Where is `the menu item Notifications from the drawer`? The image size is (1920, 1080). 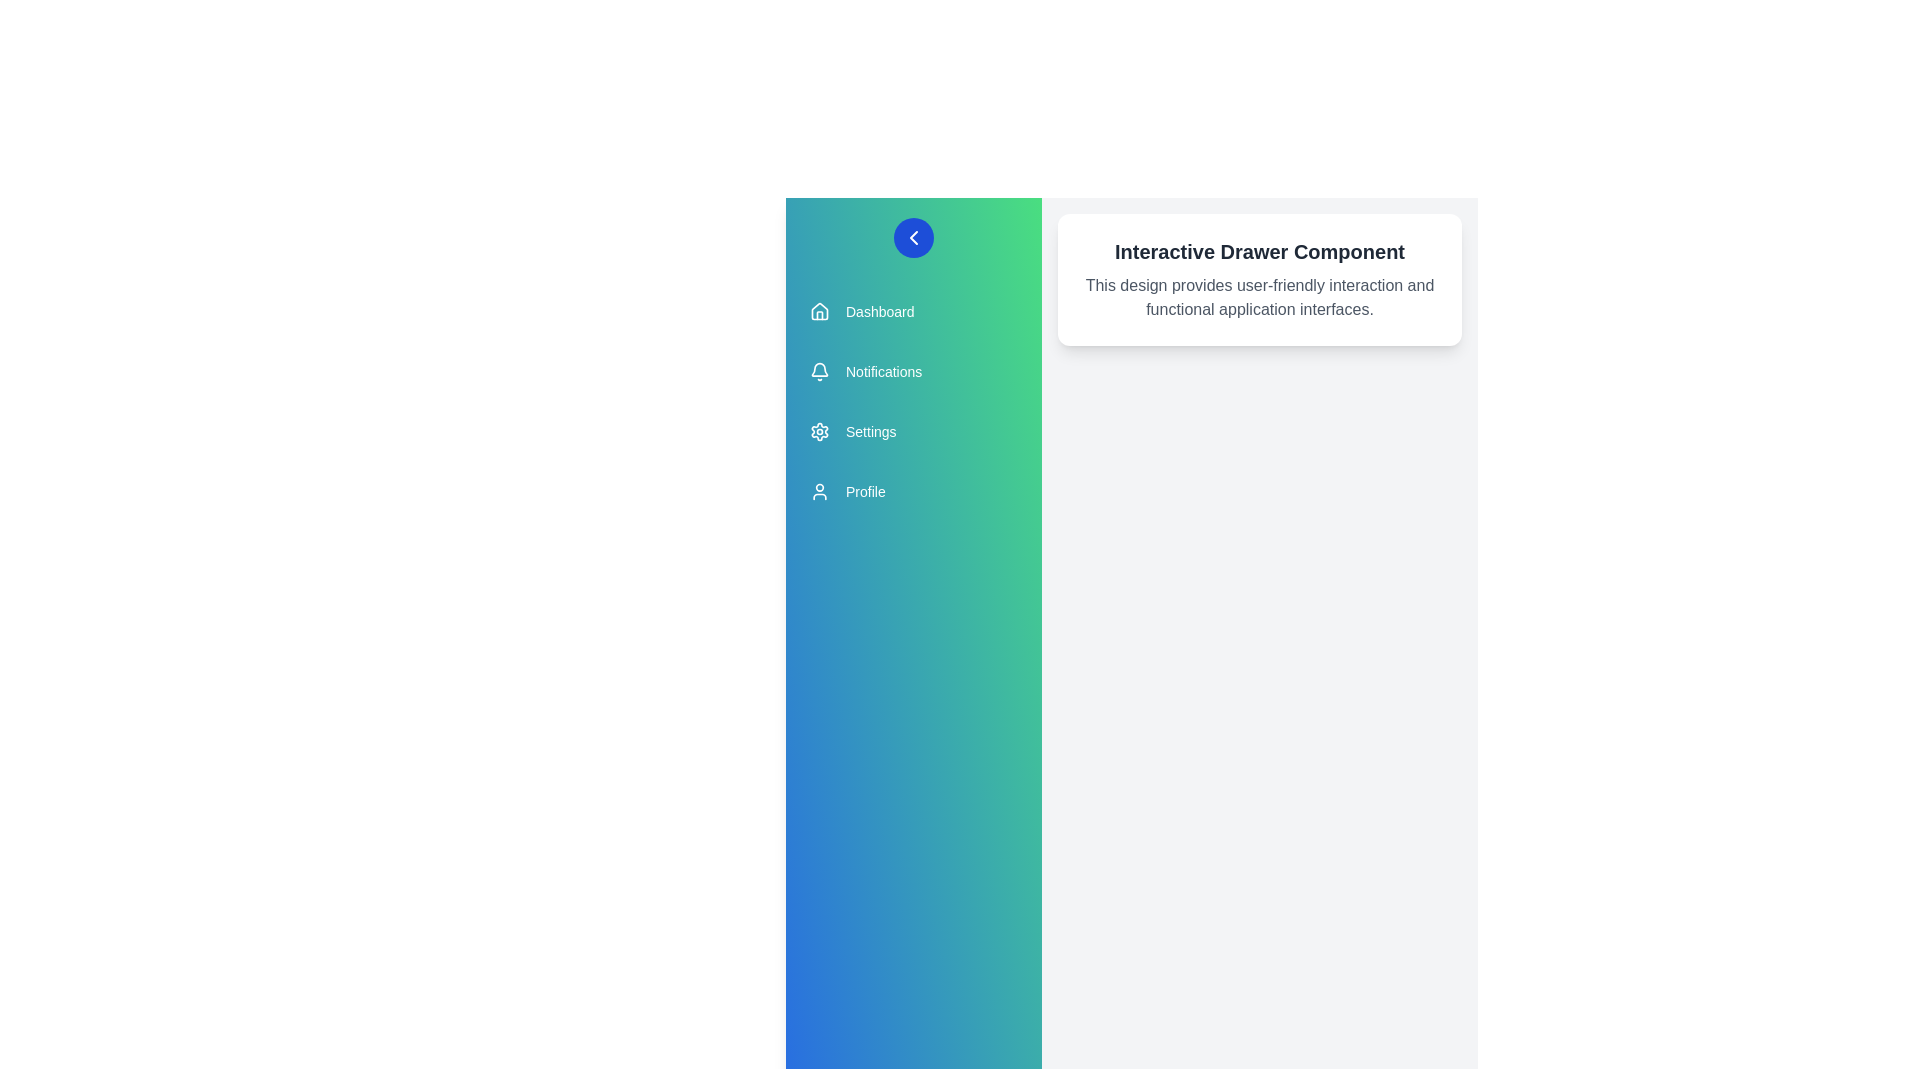
the menu item Notifications from the drawer is located at coordinates (912, 371).